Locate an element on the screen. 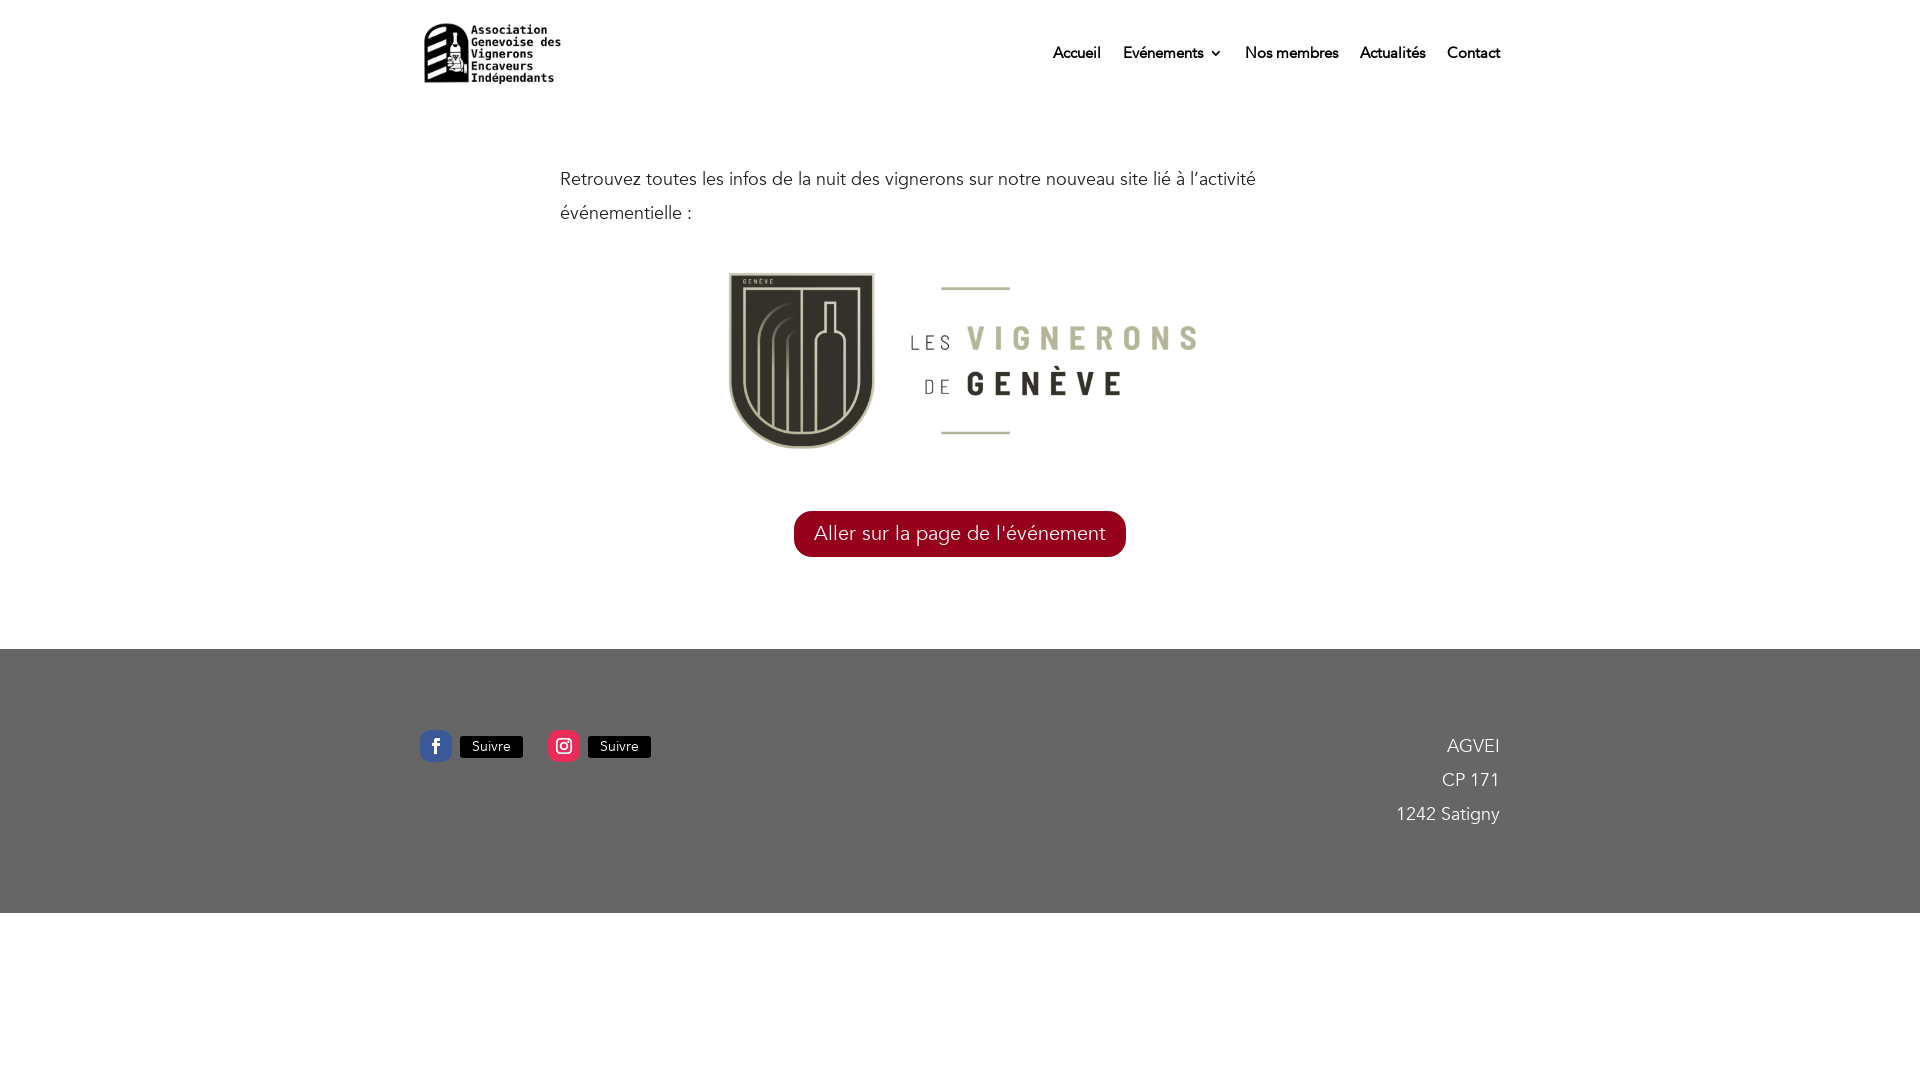  'Contact' is located at coordinates (1473, 52).